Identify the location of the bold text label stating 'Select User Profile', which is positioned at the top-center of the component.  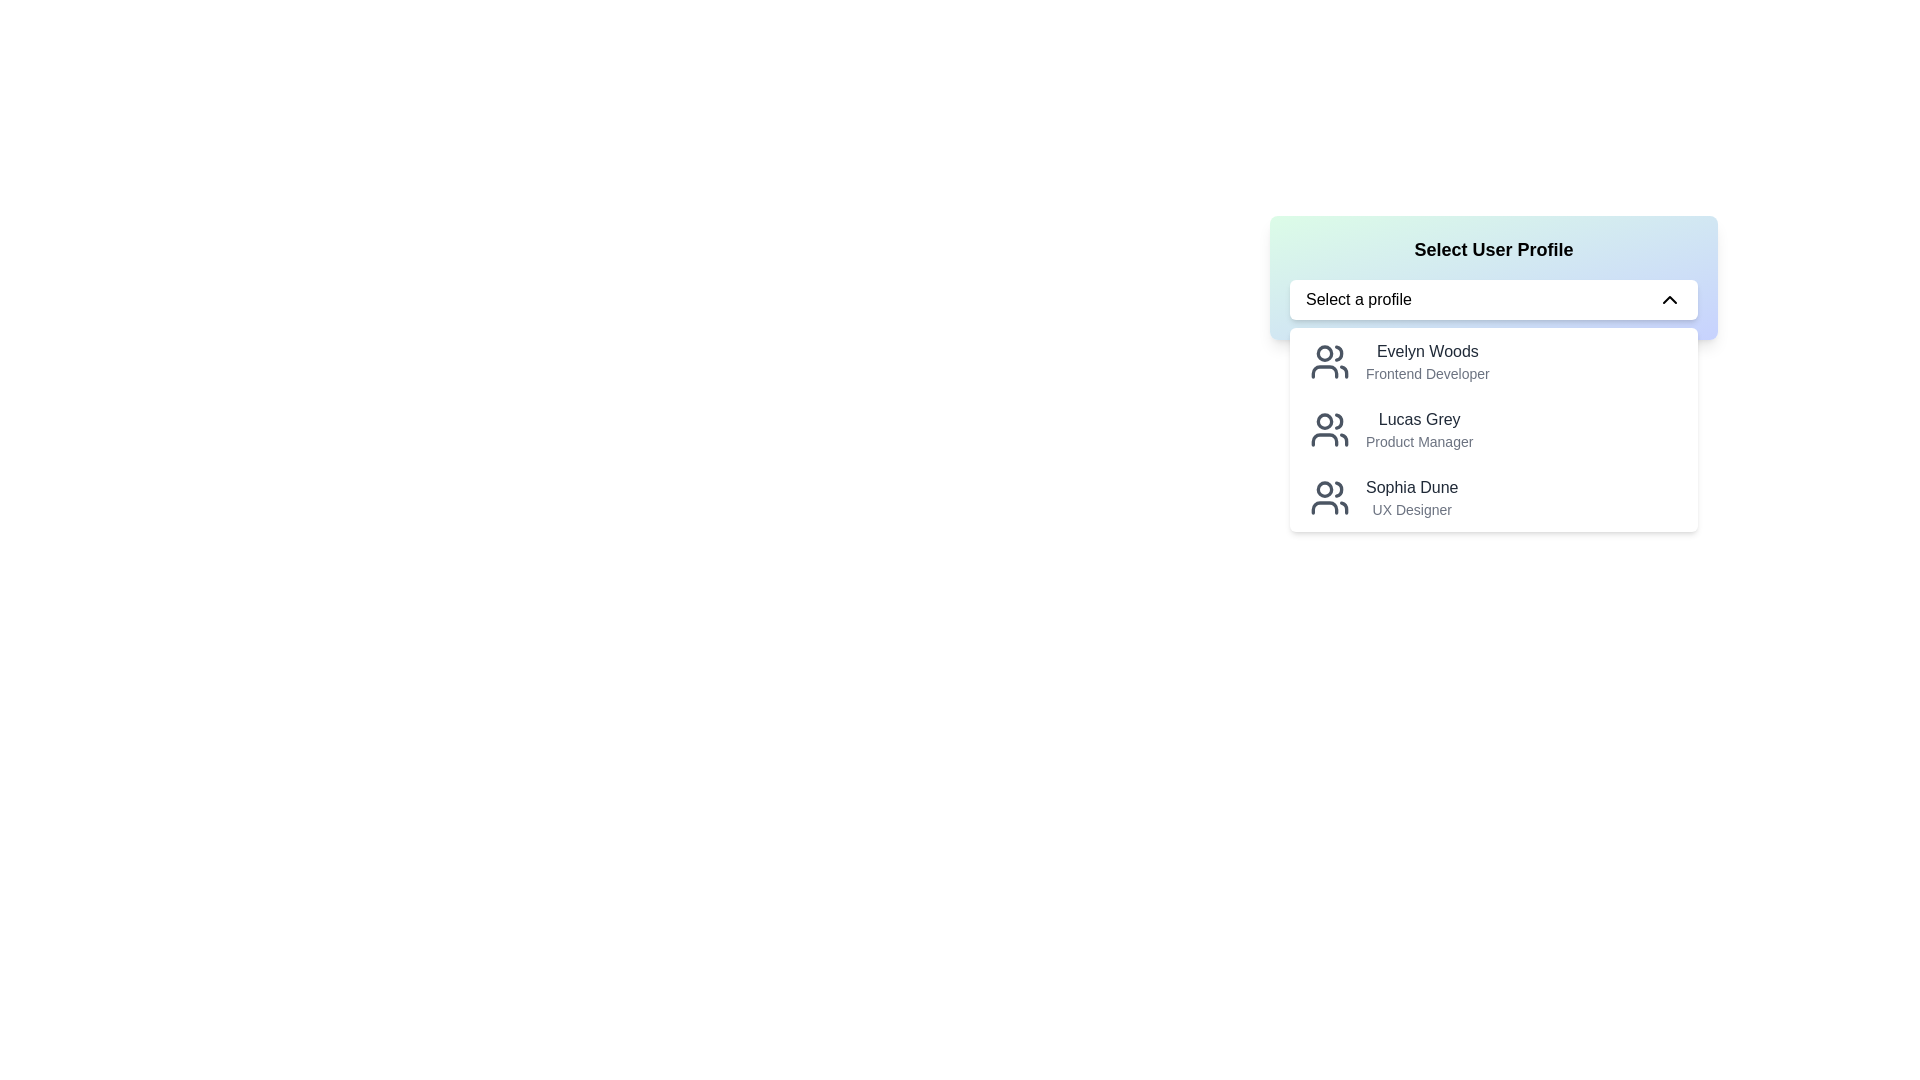
(1493, 249).